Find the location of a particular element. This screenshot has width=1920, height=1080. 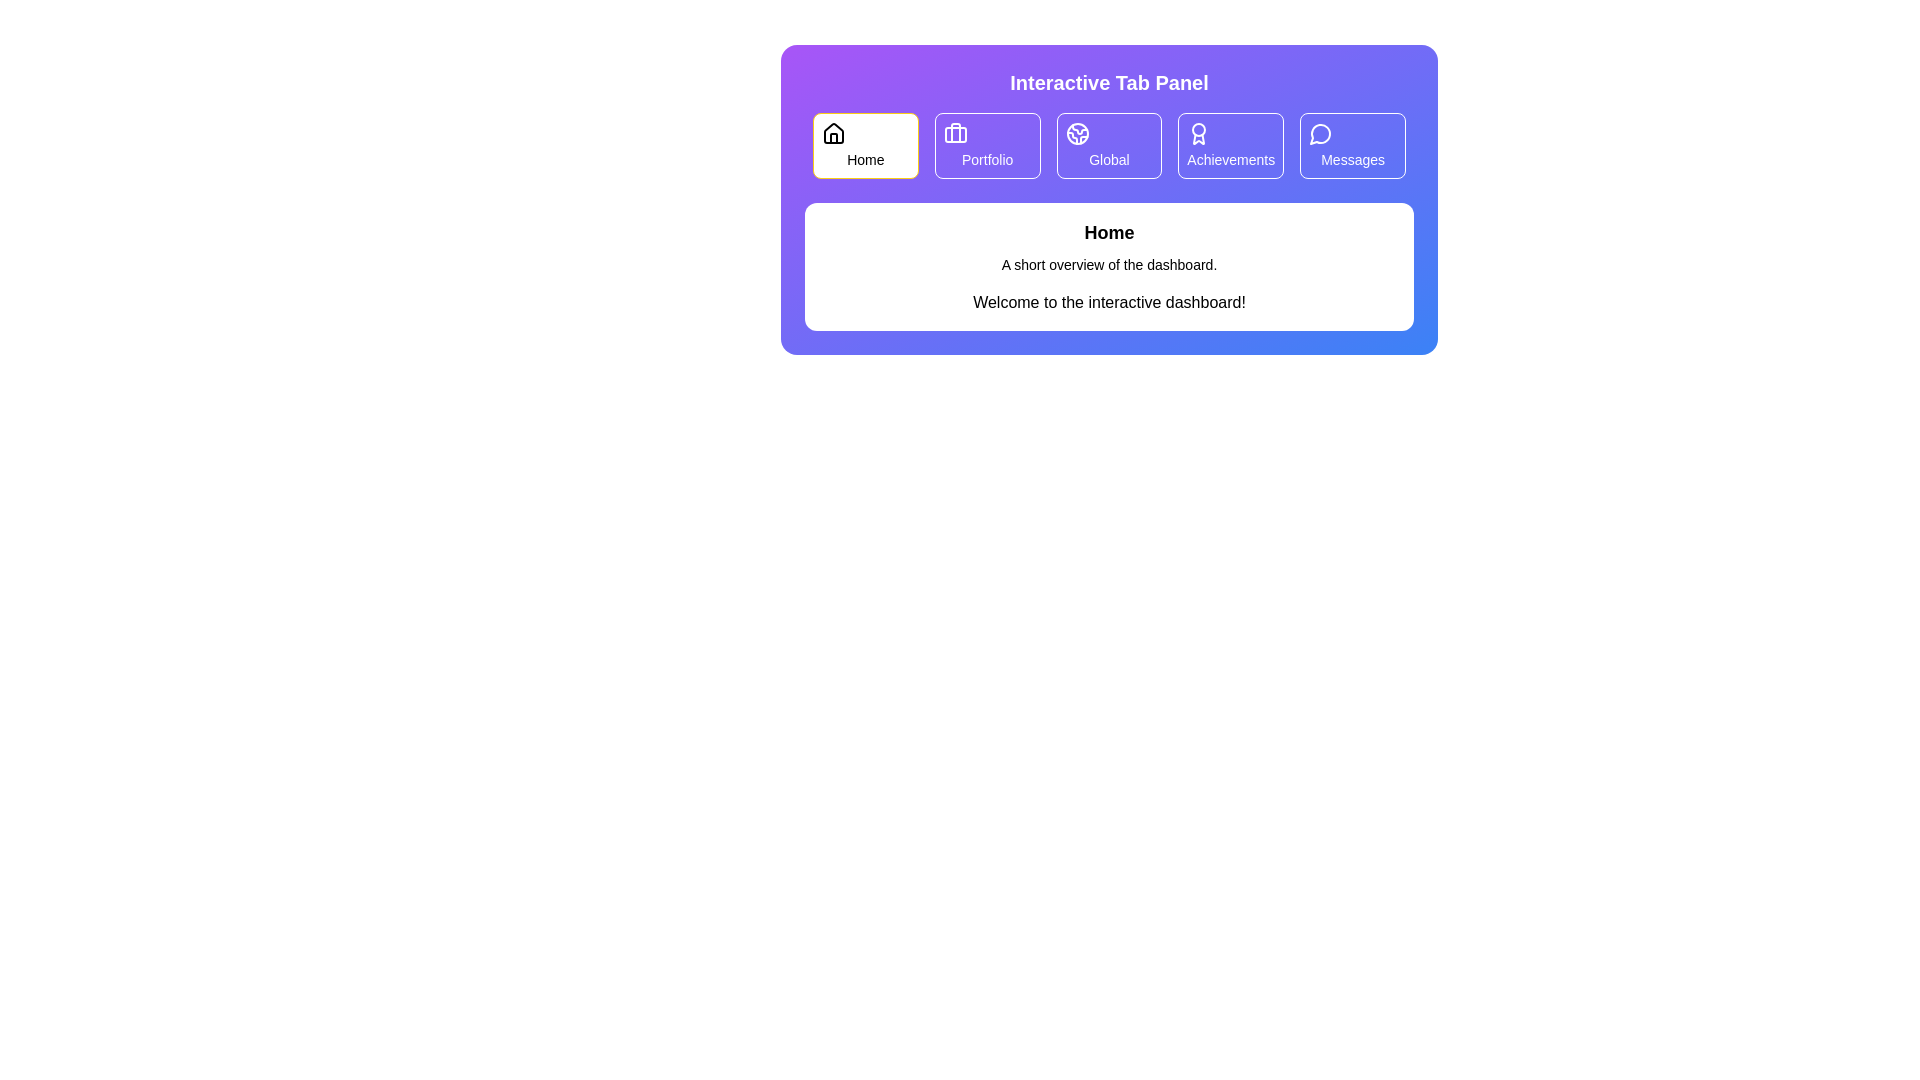

text content of the 'Home' label located in the first tab of the horizontal navigation bar below the house icon is located at coordinates (865, 158).